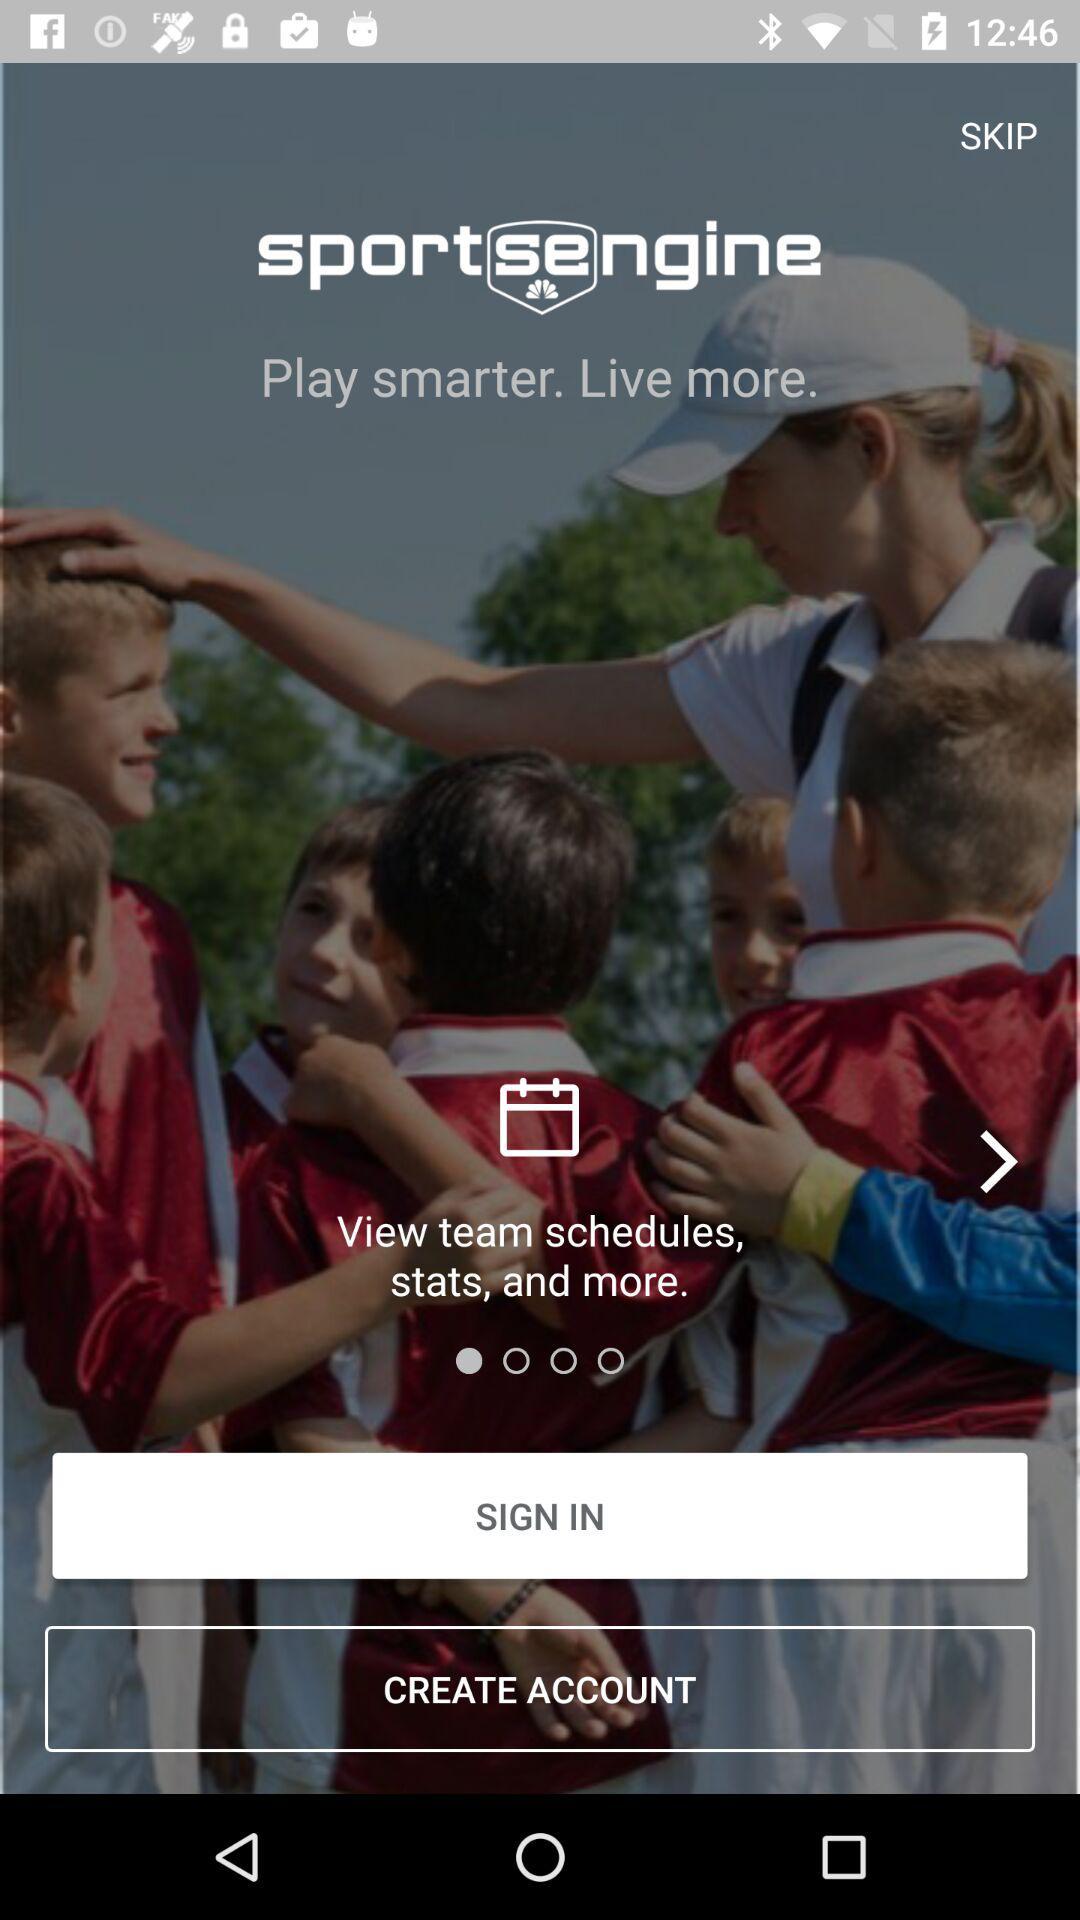 The image size is (1080, 1920). I want to click on the sign in item, so click(540, 1515).